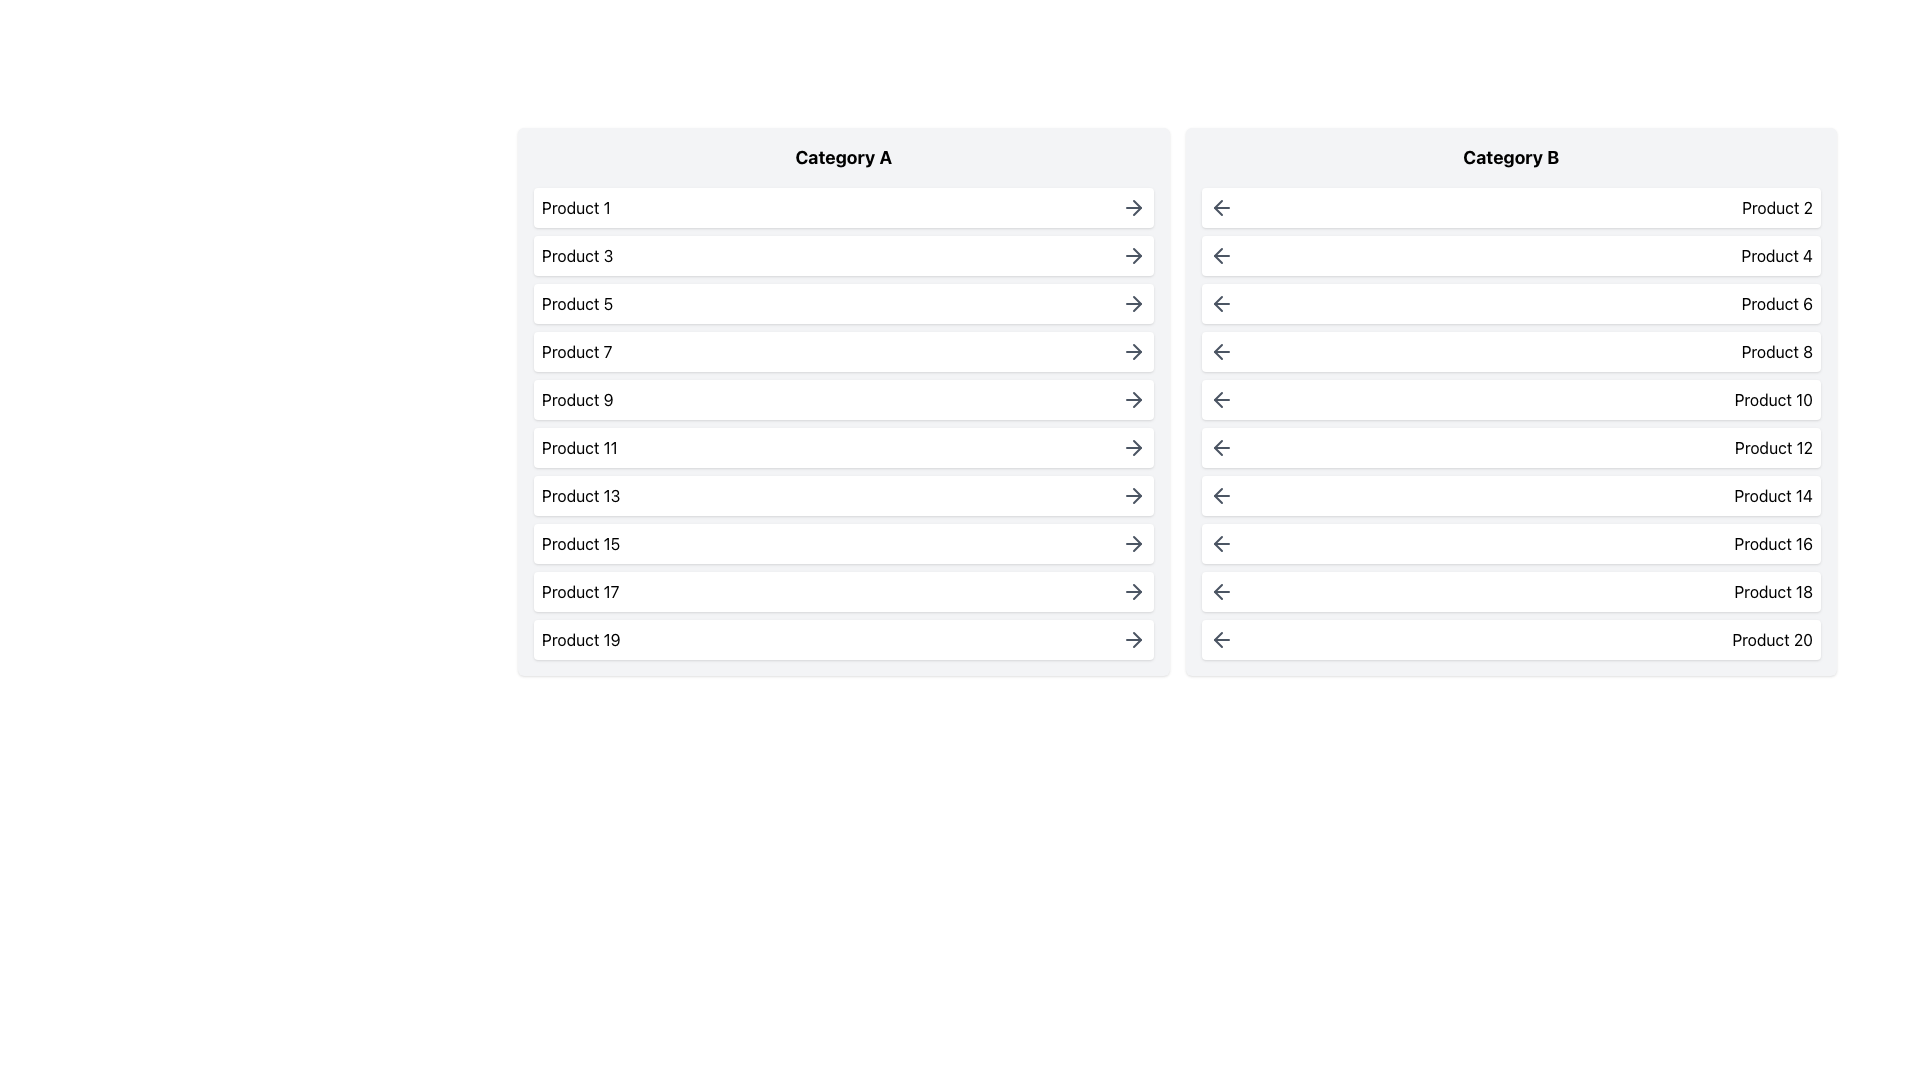  I want to click on the header text label that indicates the product category, located at the top of the left column above the product list, so click(843, 157).